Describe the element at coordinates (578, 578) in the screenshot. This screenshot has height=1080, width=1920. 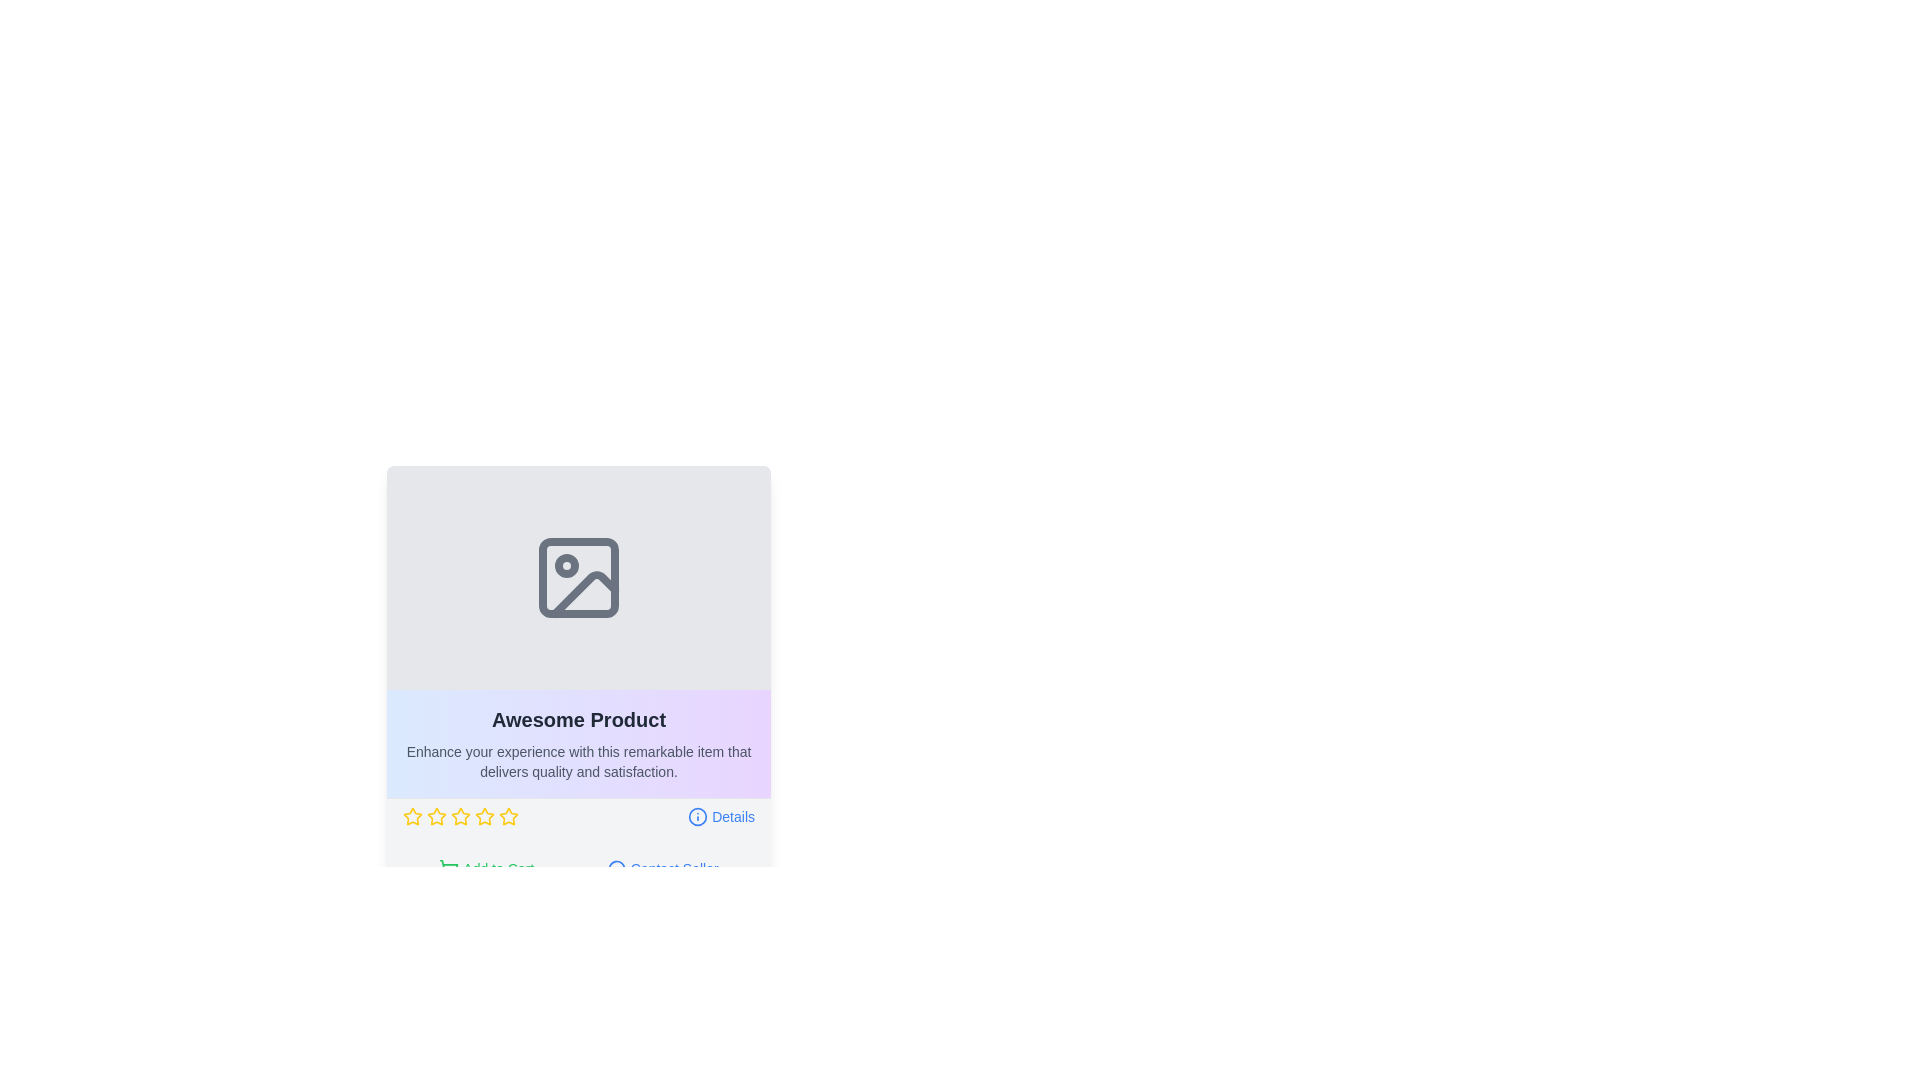
I see `the image placeholder located at the uppermost section of the product card interface, directly above the text title 'Awesome Product'` at that location.